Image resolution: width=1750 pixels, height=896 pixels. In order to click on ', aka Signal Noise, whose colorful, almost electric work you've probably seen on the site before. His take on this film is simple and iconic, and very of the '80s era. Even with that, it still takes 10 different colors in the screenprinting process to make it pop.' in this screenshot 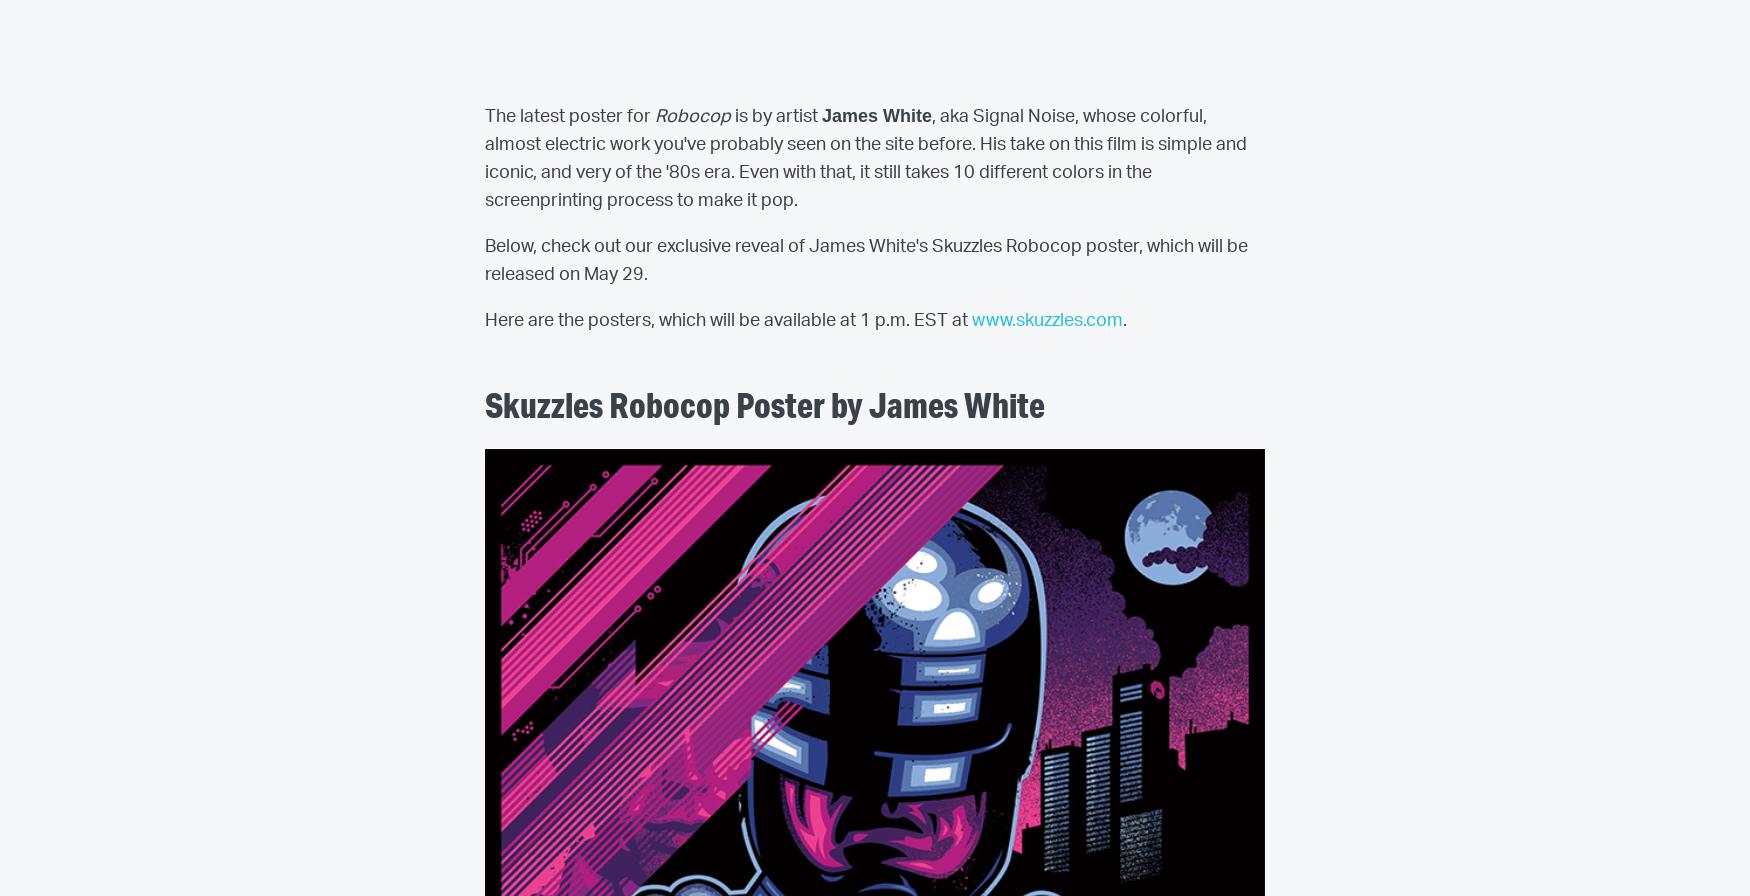, I will do `click(866, 157)`.